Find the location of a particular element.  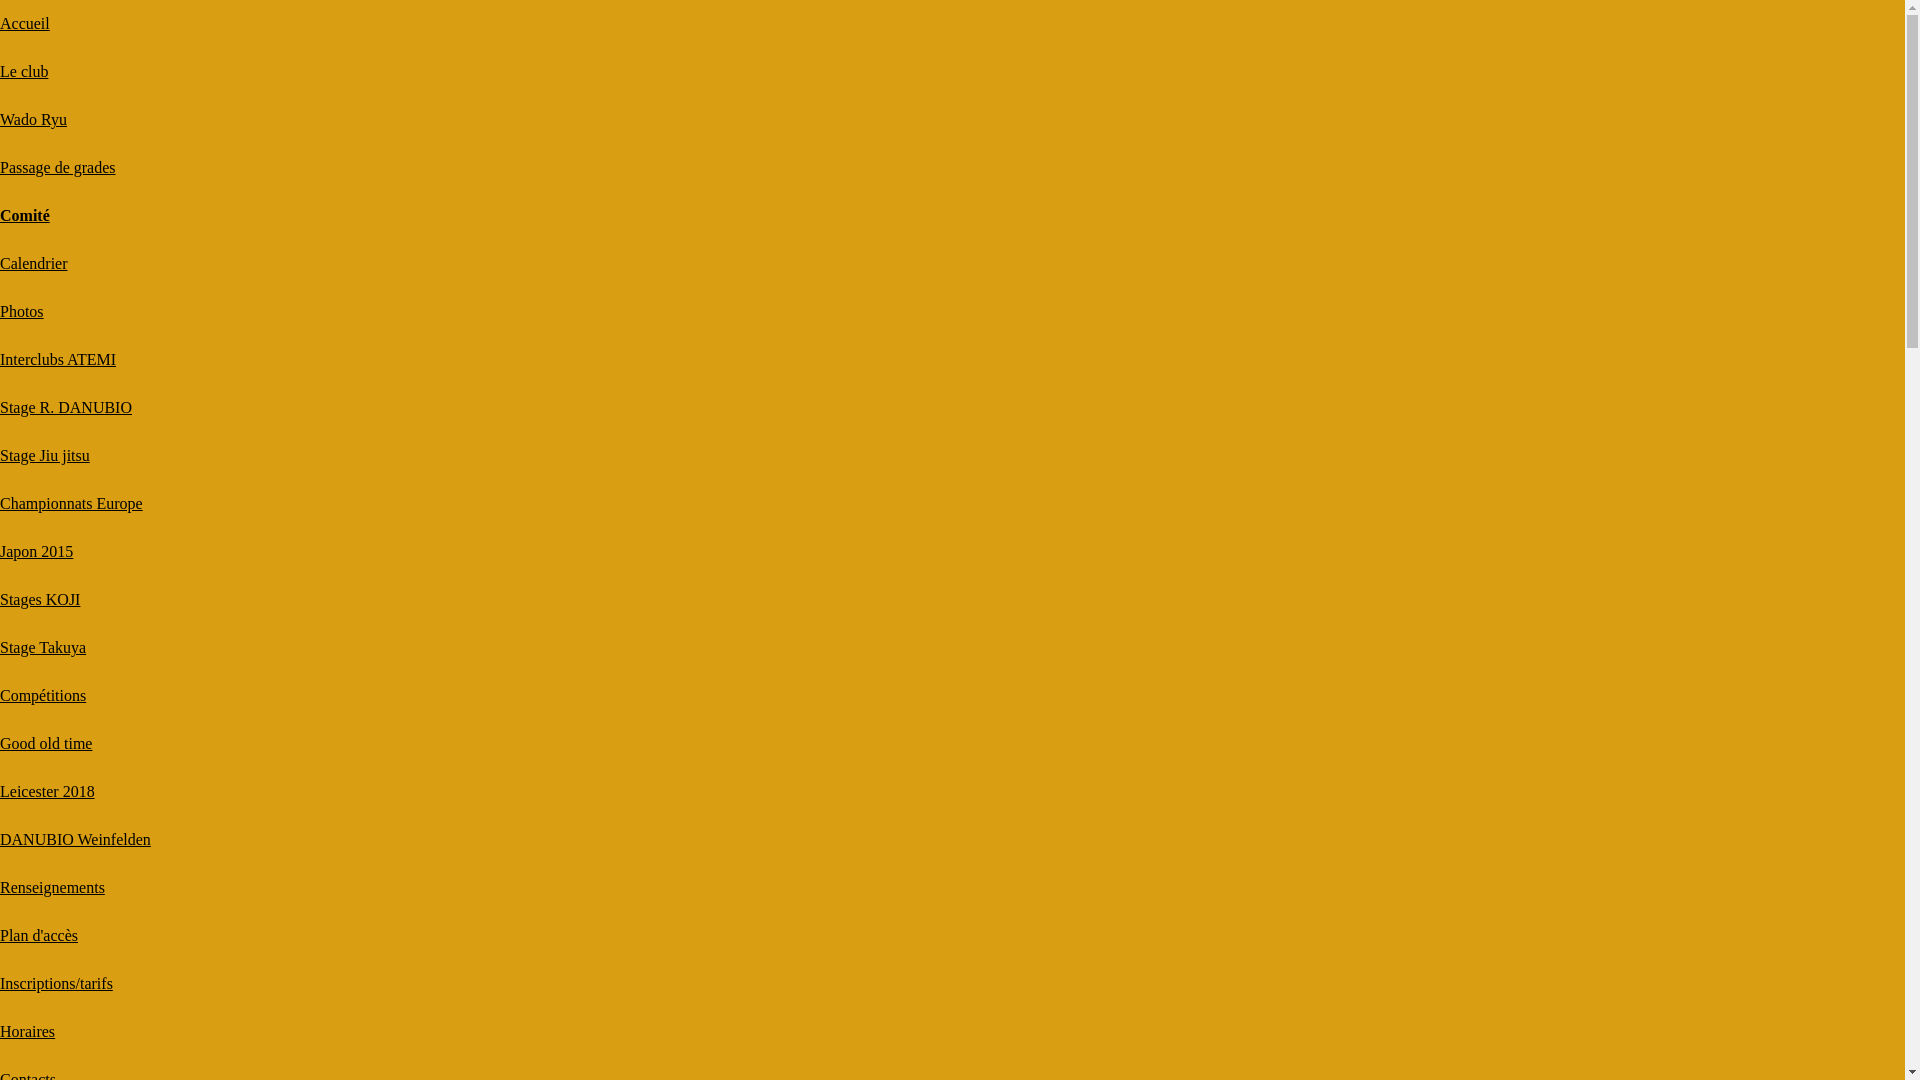

'Good old time' is located at coordinates (46, 743).